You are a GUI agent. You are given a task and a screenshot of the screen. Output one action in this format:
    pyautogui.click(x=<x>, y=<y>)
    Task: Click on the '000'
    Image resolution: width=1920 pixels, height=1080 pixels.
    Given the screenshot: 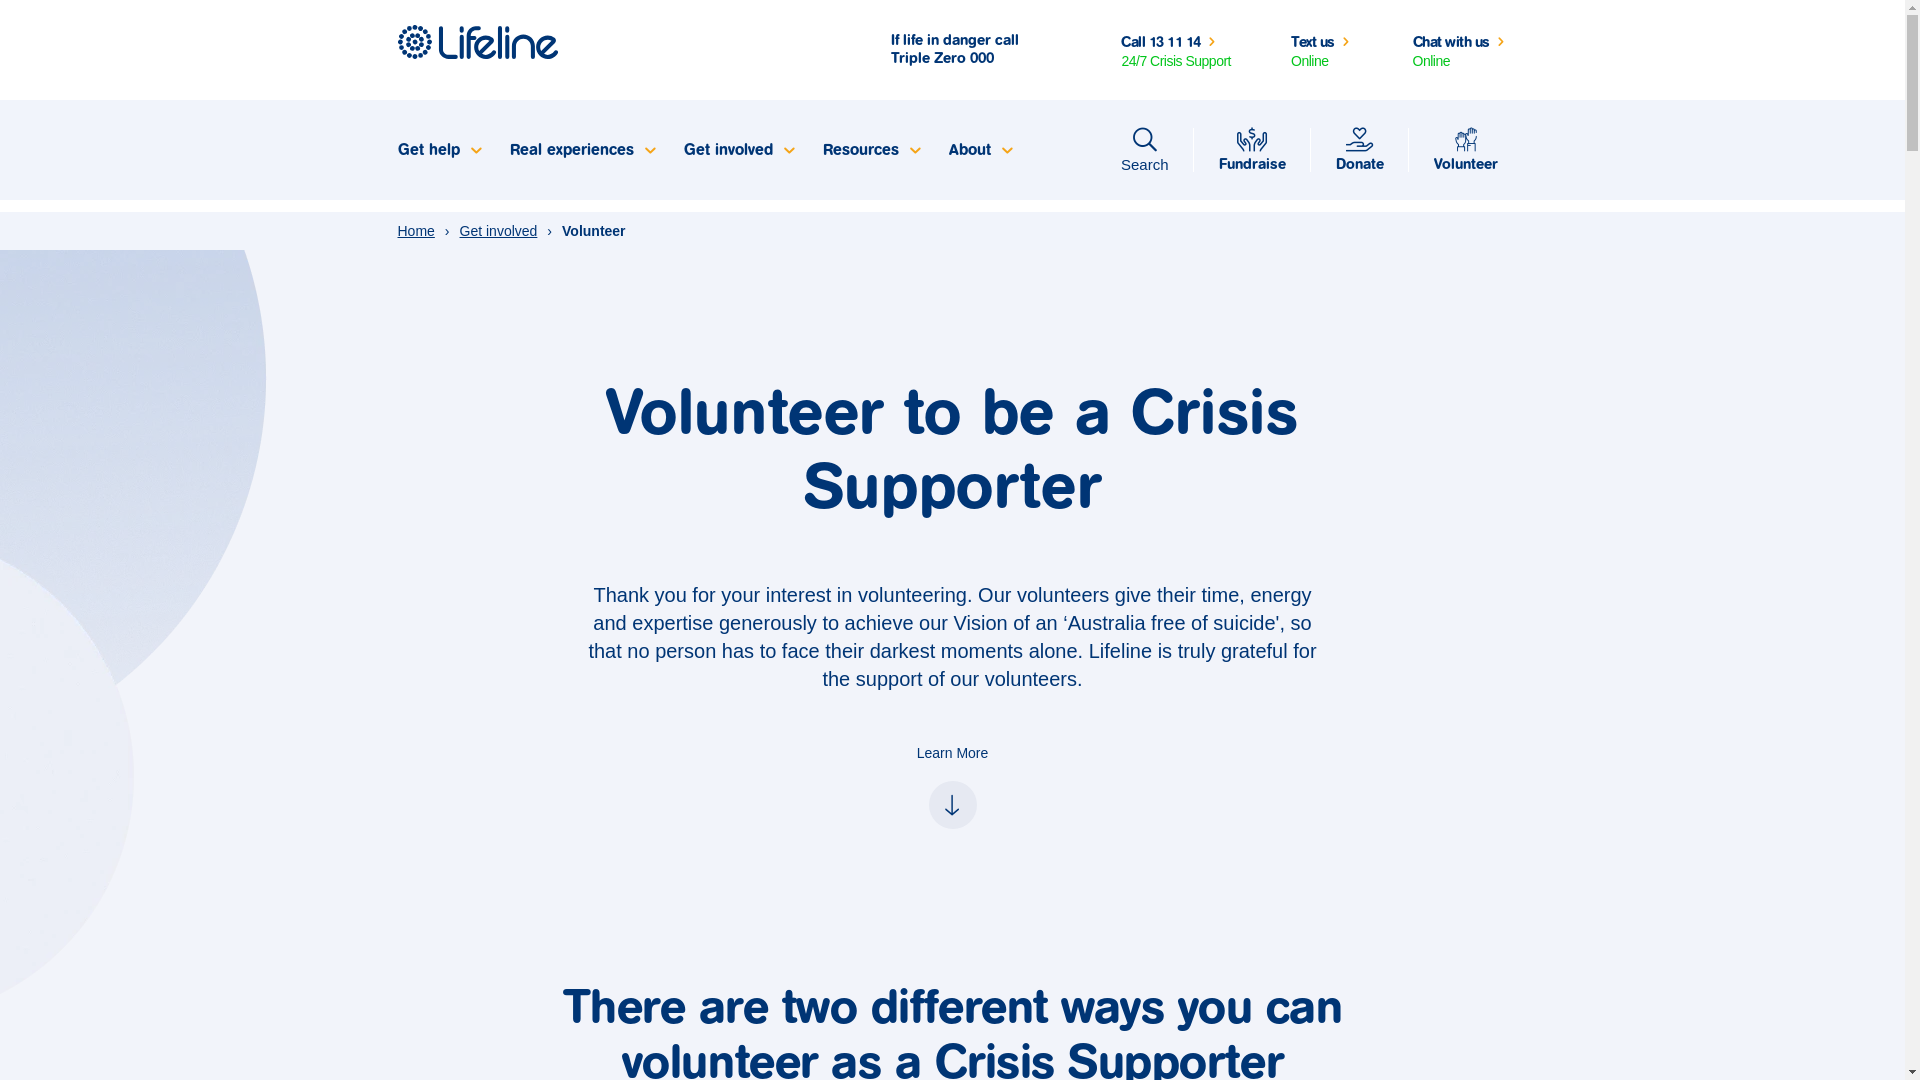 What is the action you would take?
    pyautogui.click(x=969, y=57)
    